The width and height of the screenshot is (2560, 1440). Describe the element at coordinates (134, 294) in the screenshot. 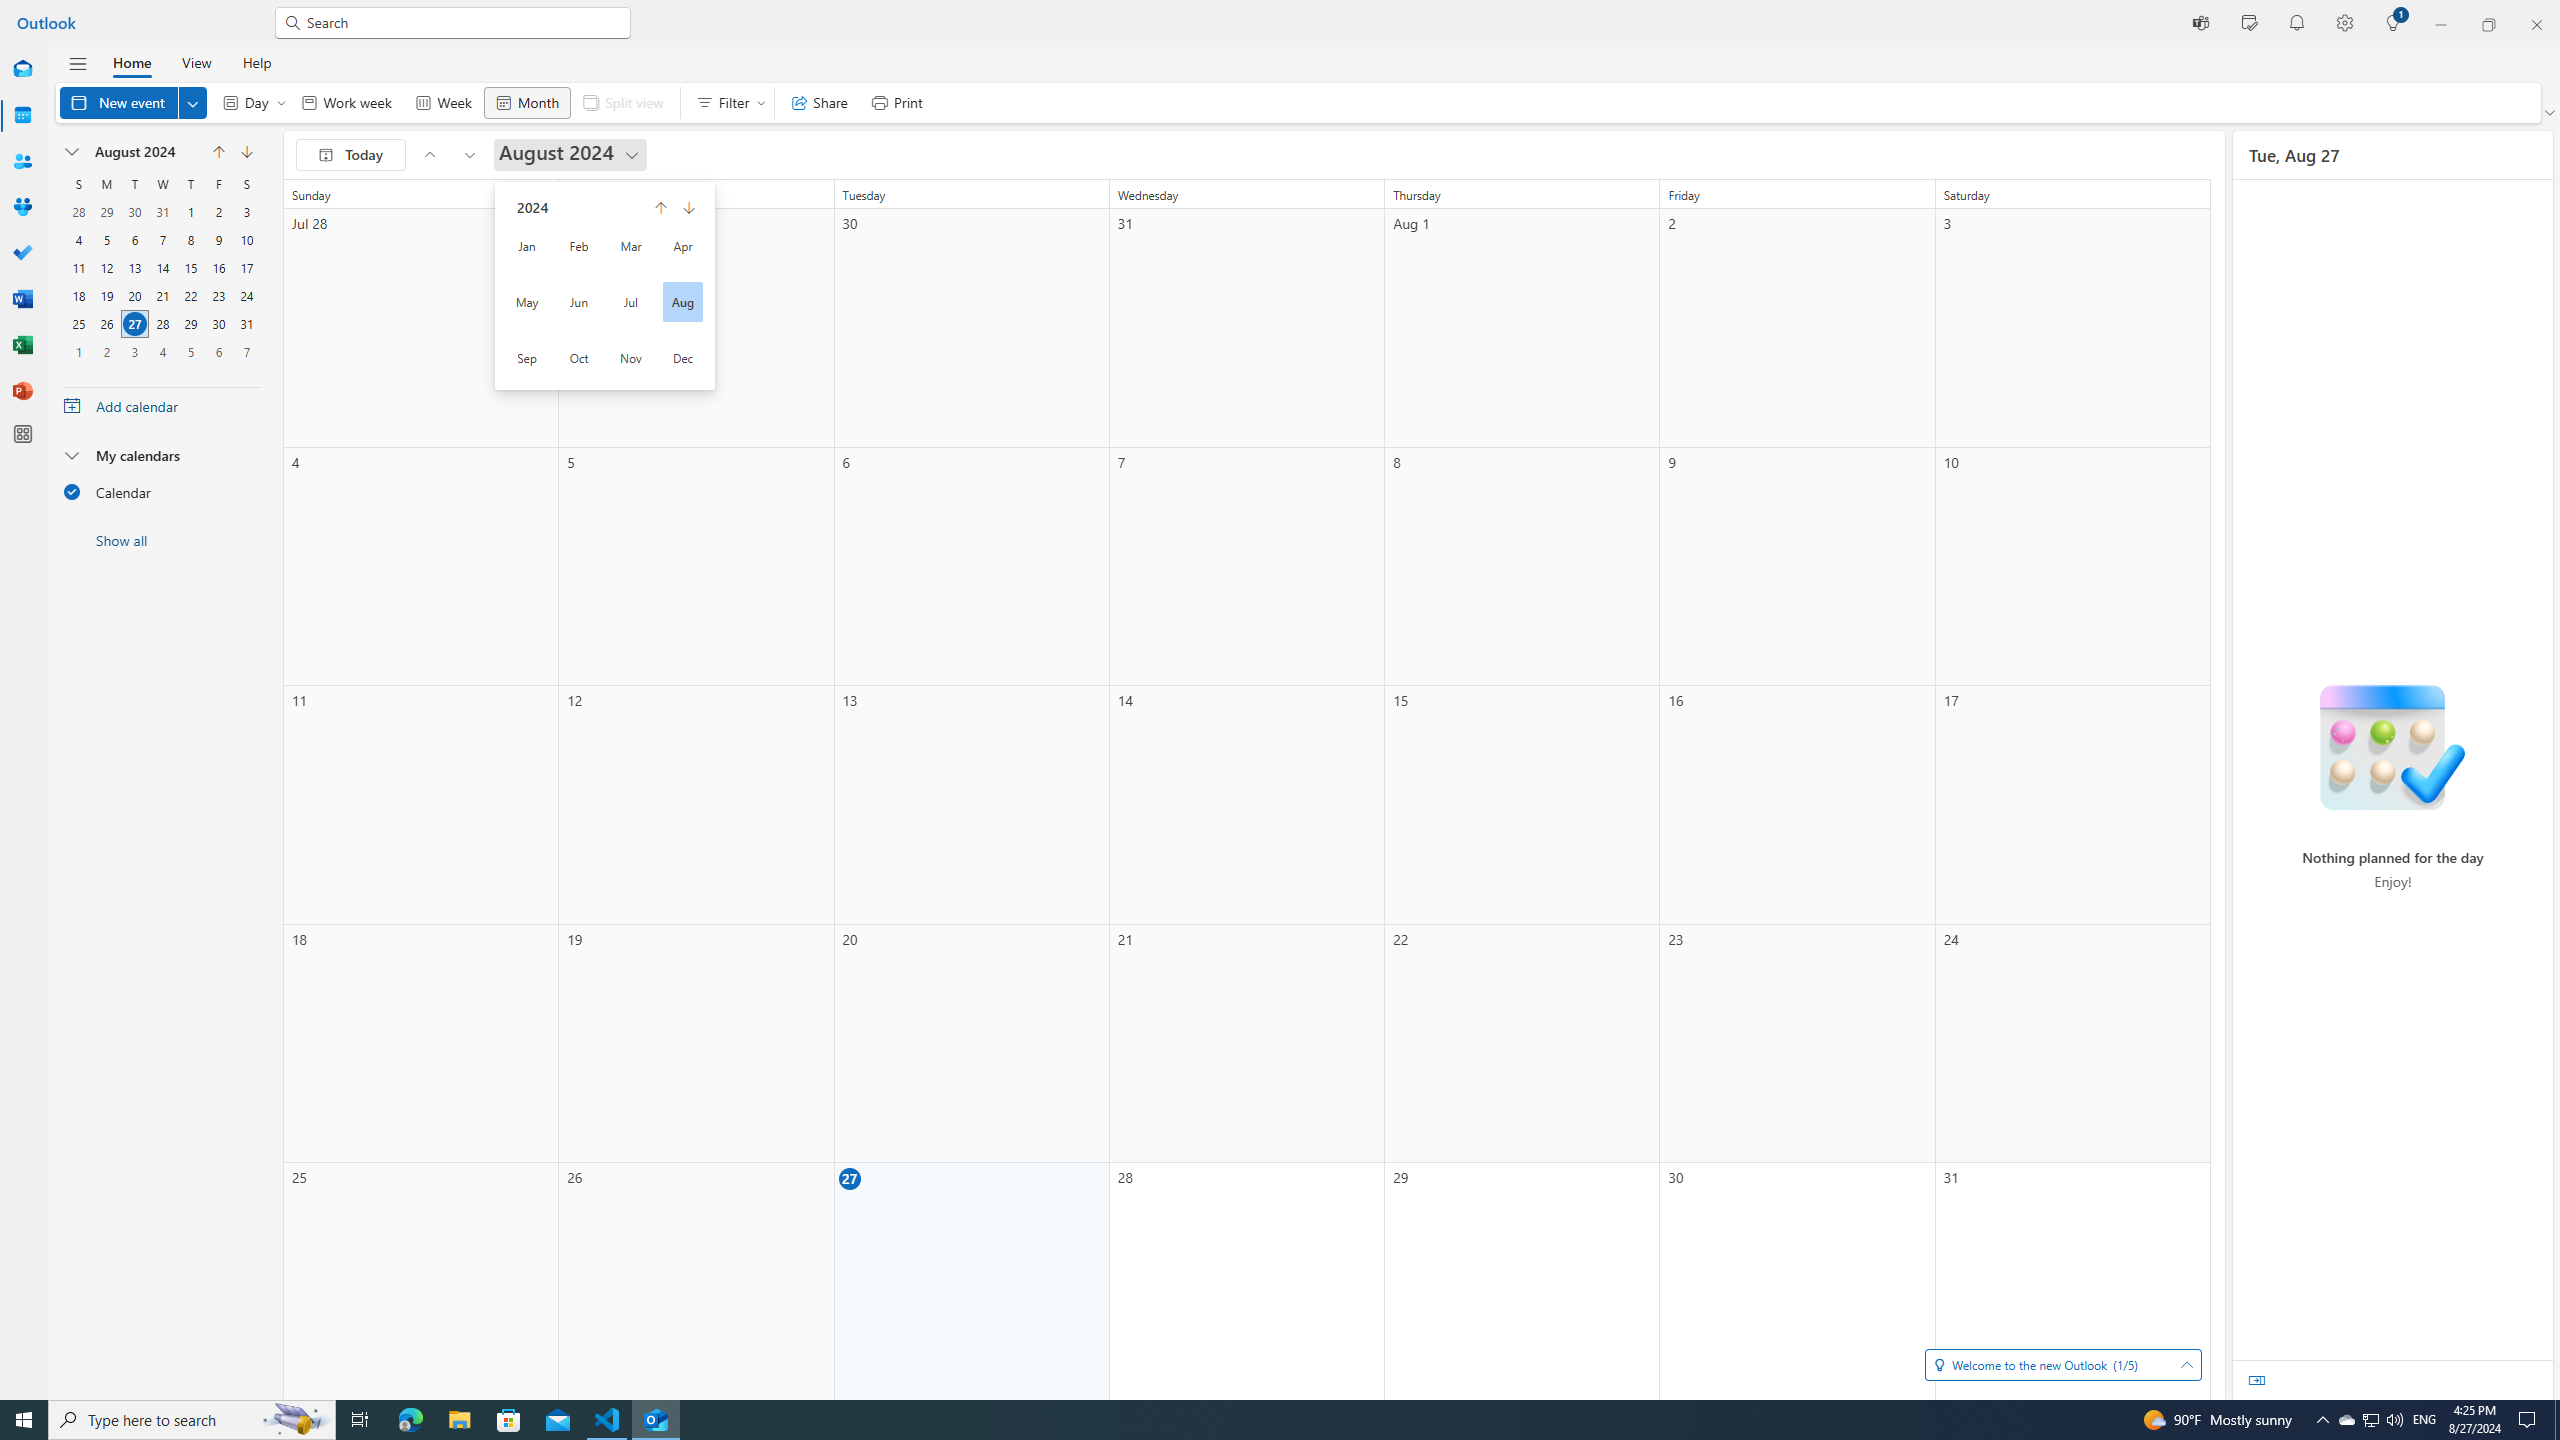

I see `'20, August, 2024'` at that location.